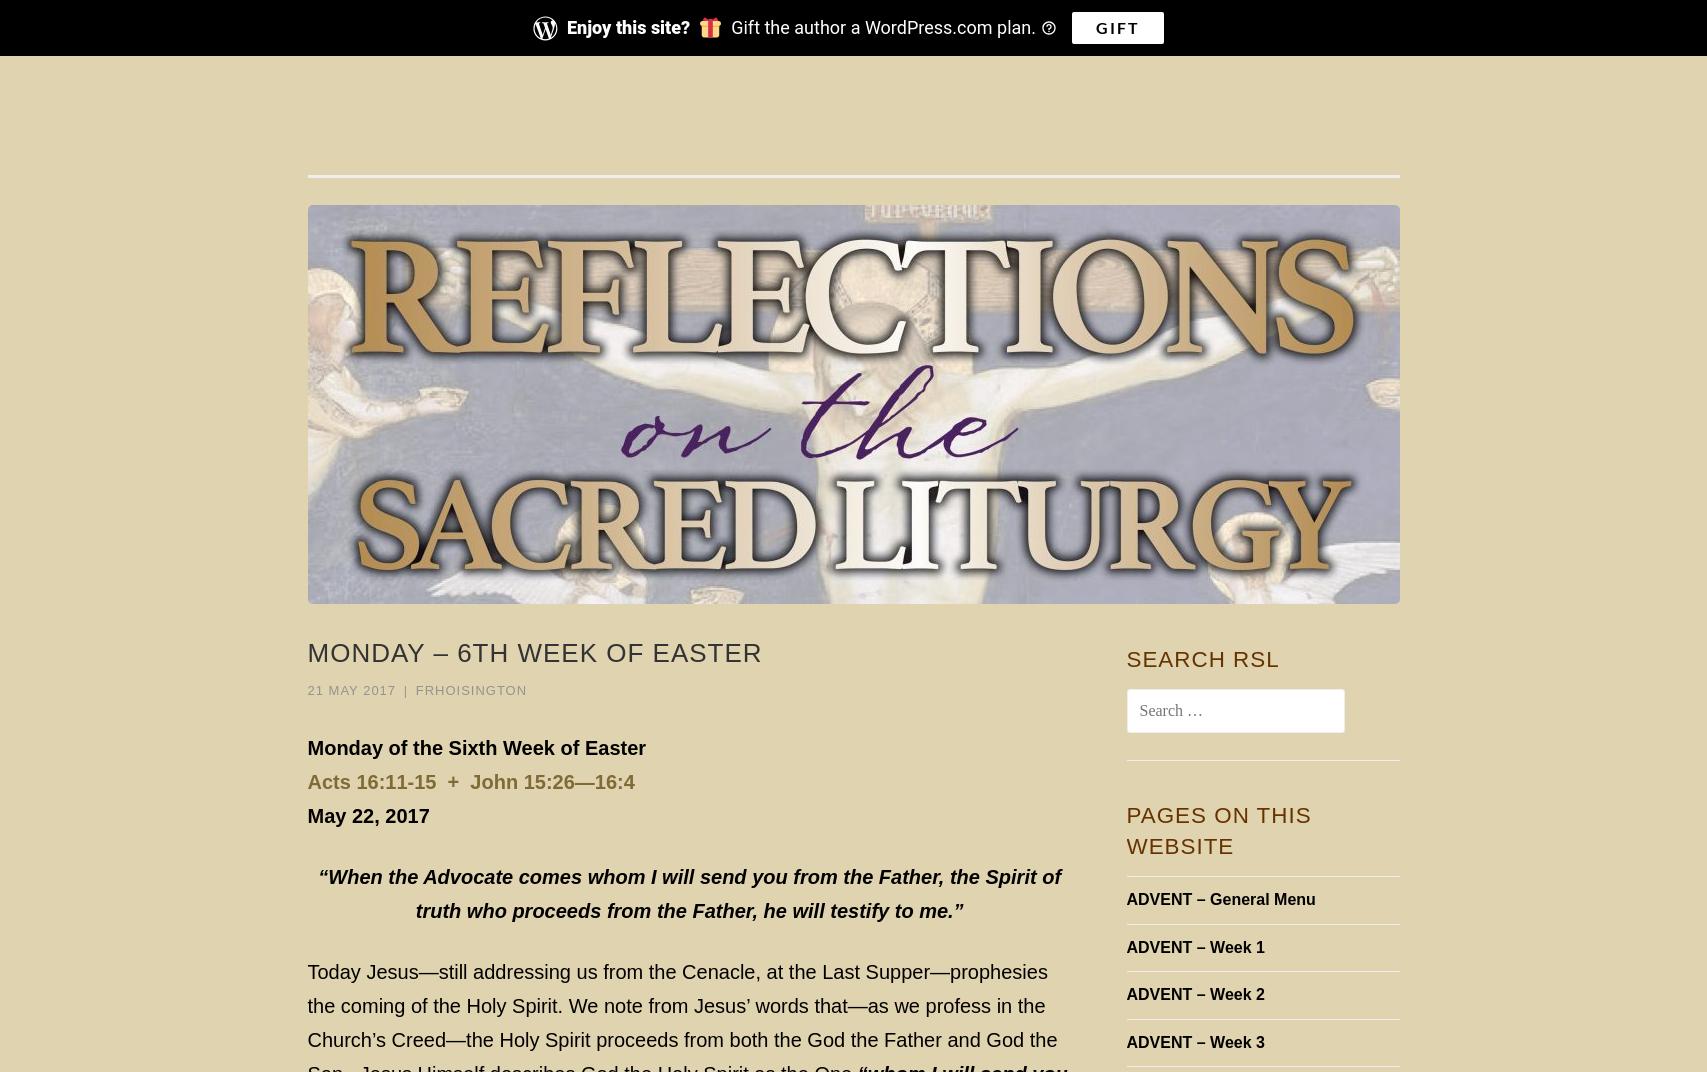  I want to click on 'frhoisington', so click(414, 688).